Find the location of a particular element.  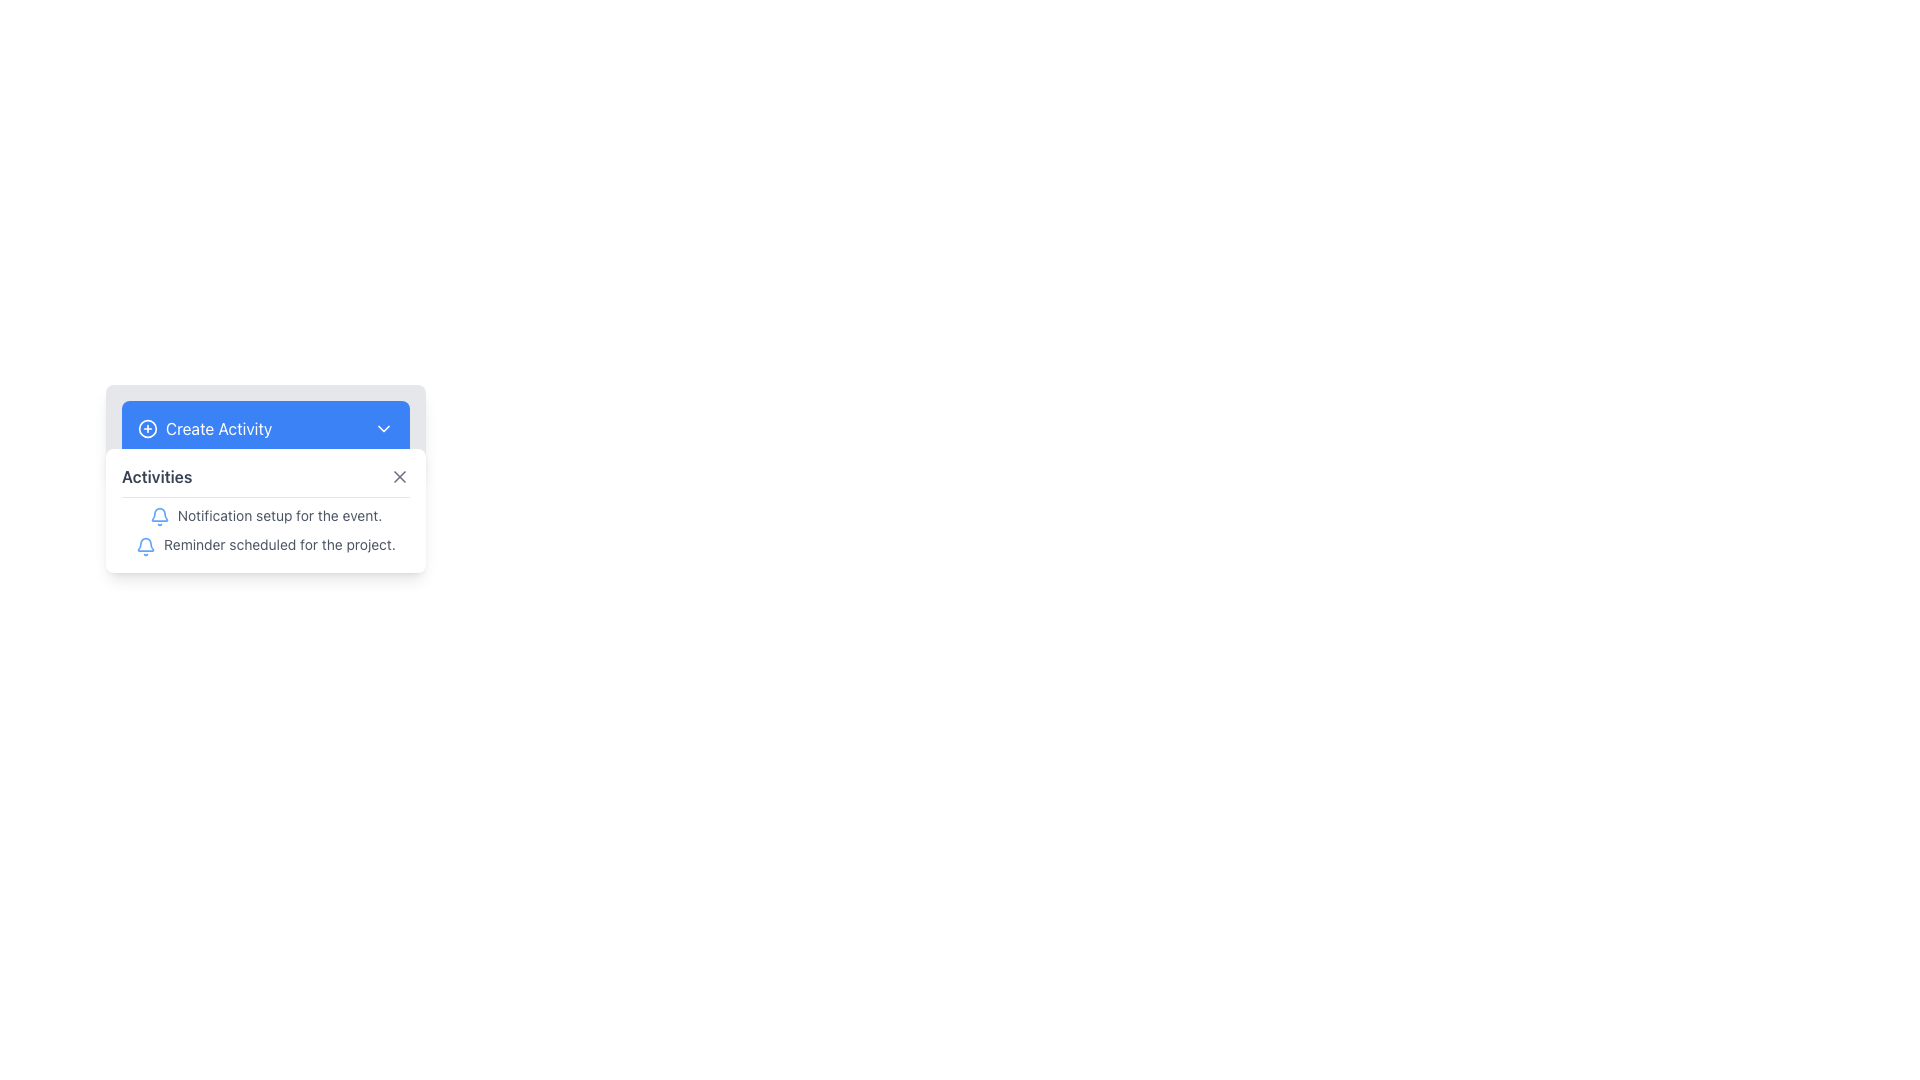

the Text block with inline icons that includes sentences about 'Notification setup for the event.' and 'Reminder scheduled for the project.' is located at coordinates (264, 530).